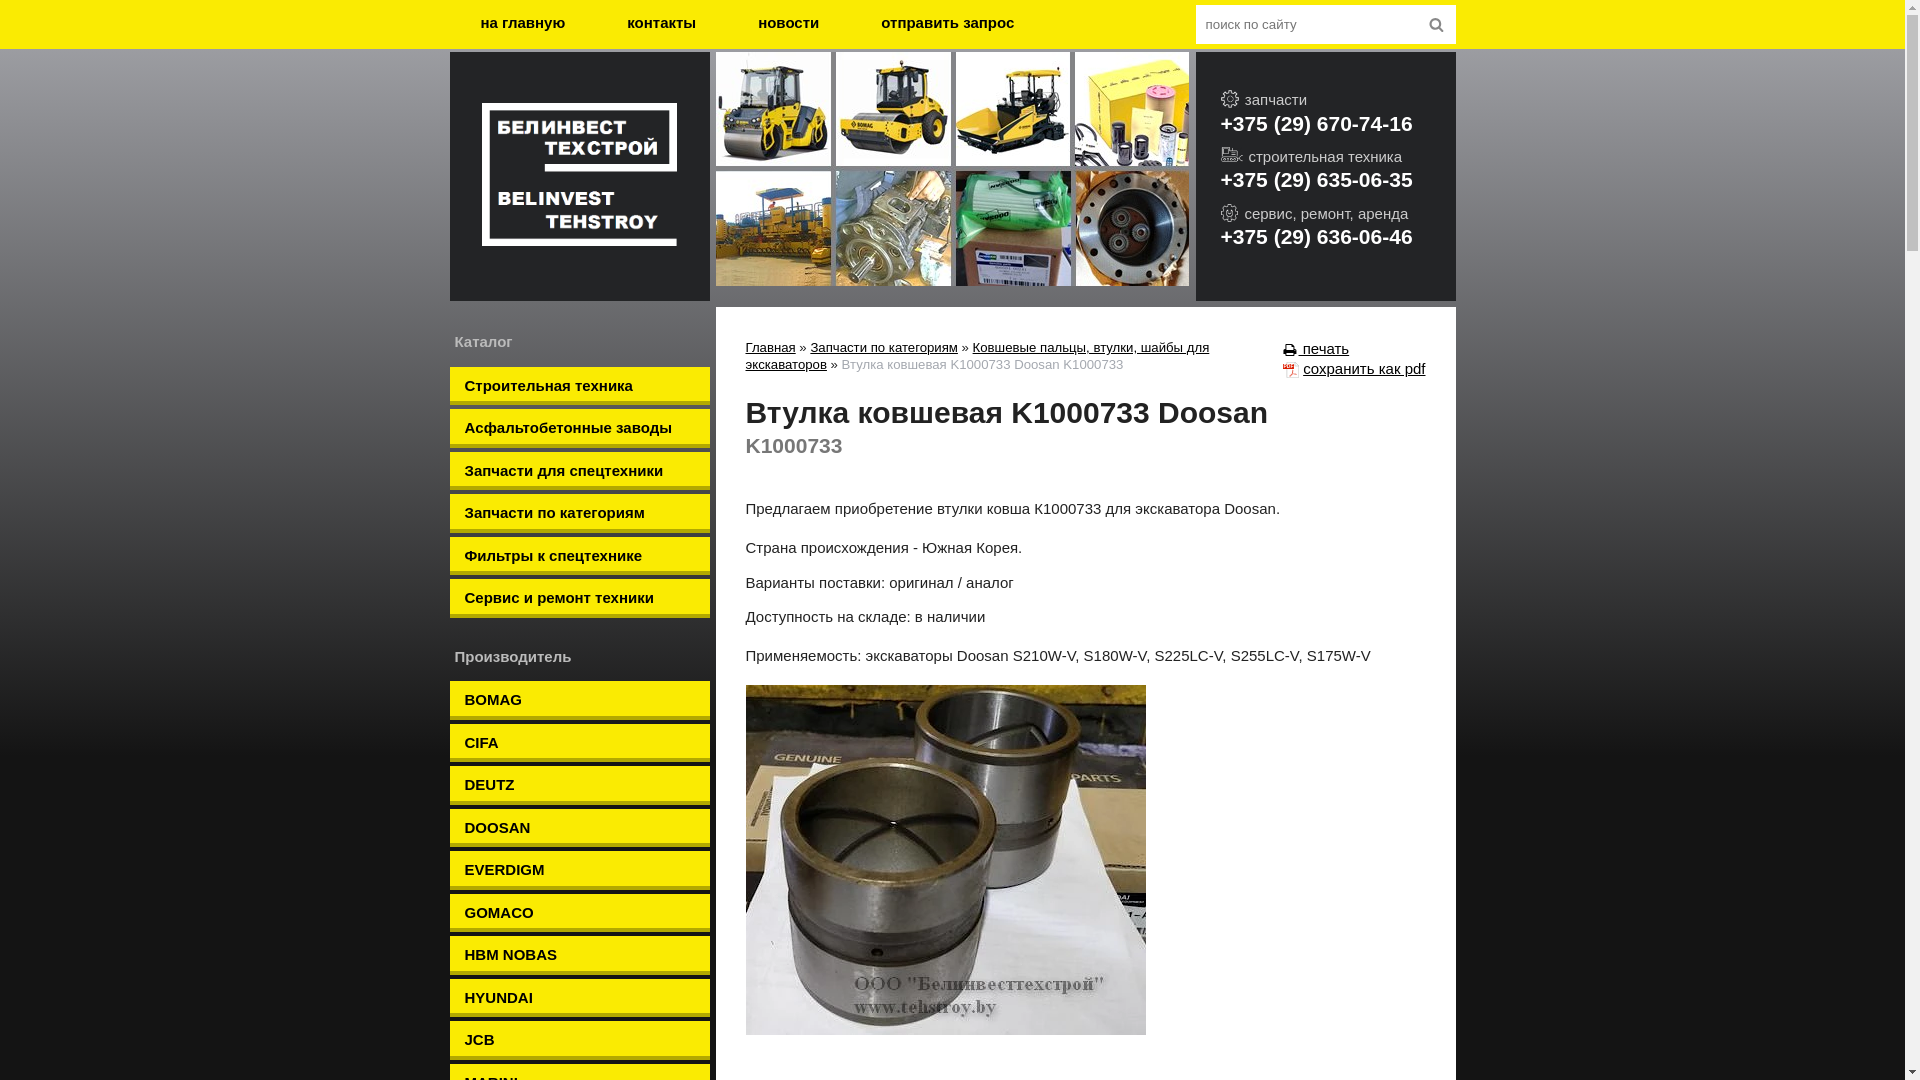 This screenshot has height=1080, width=1920. Describe the element at coordinates (579, 699) in the screenshot. I see `'BOMAG'` at that location.